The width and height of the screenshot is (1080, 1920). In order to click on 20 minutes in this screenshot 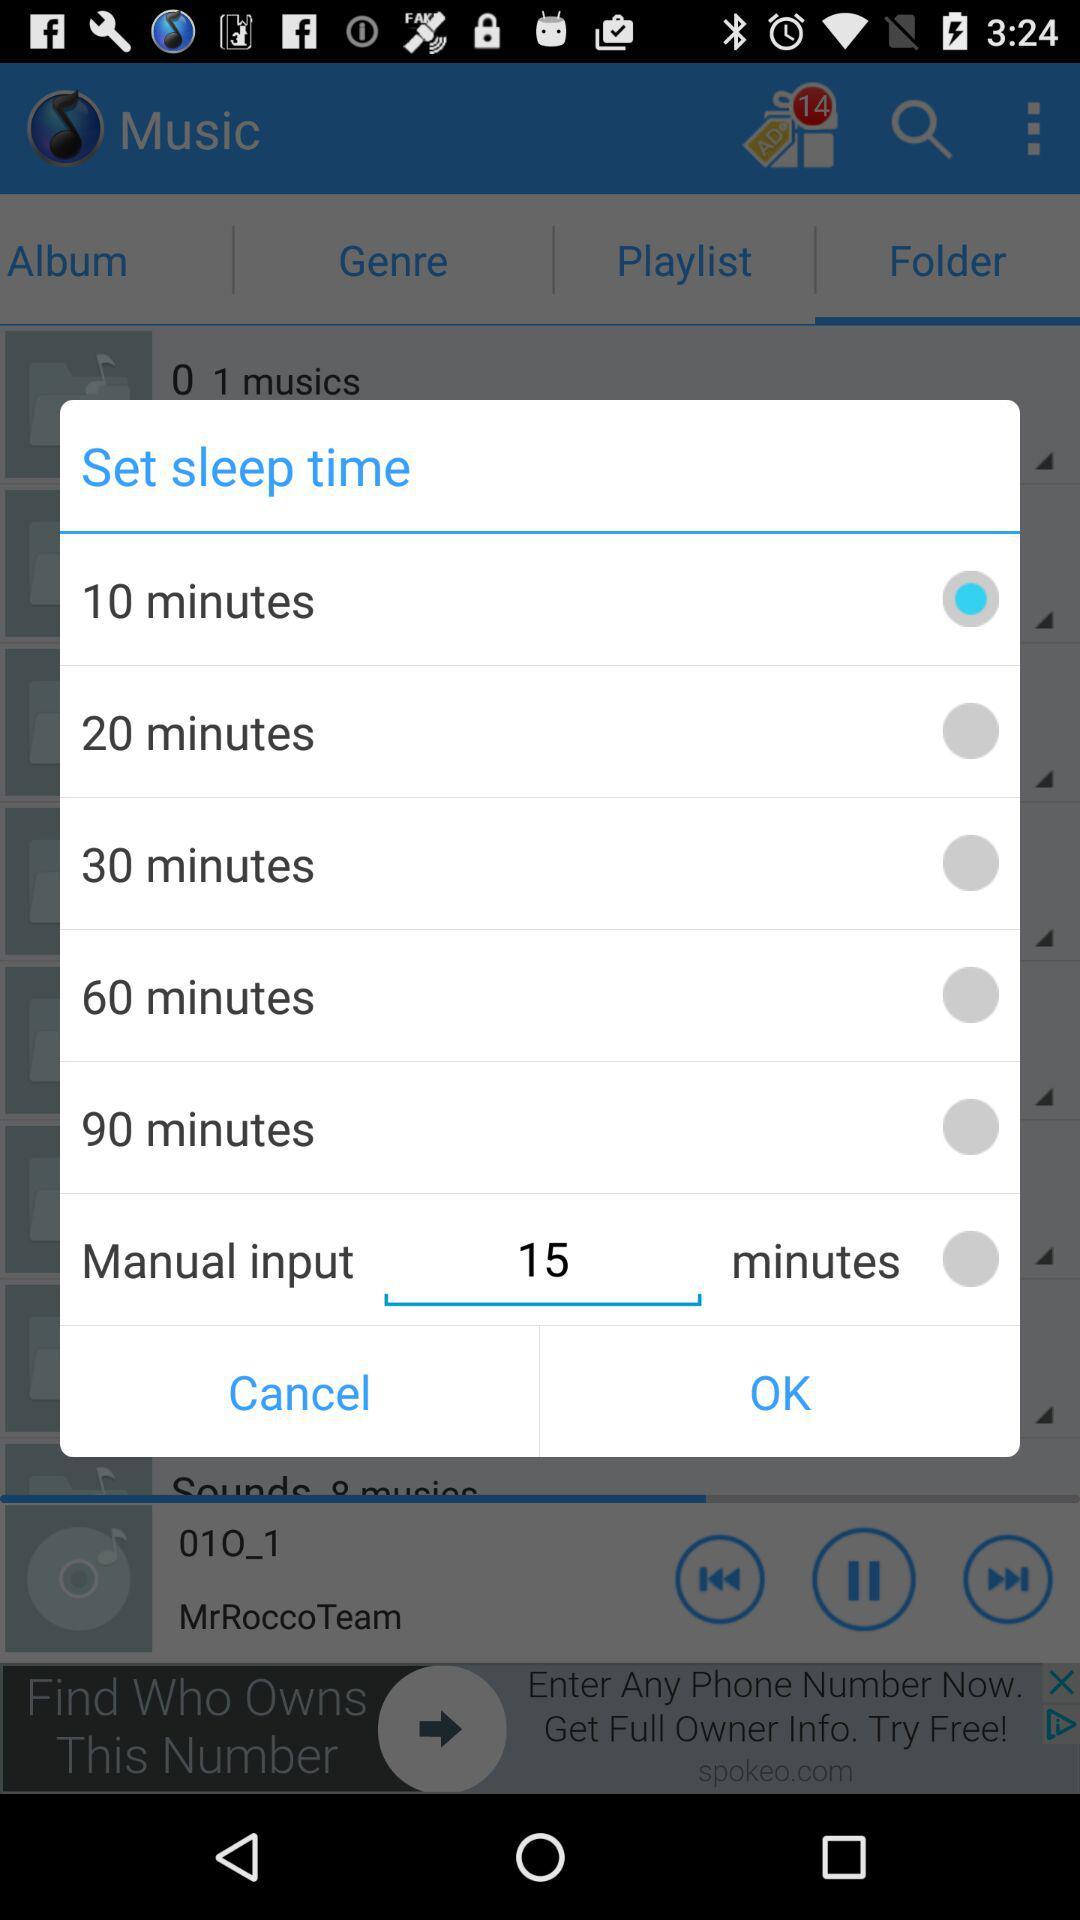, I will do `click(969, 730)`.